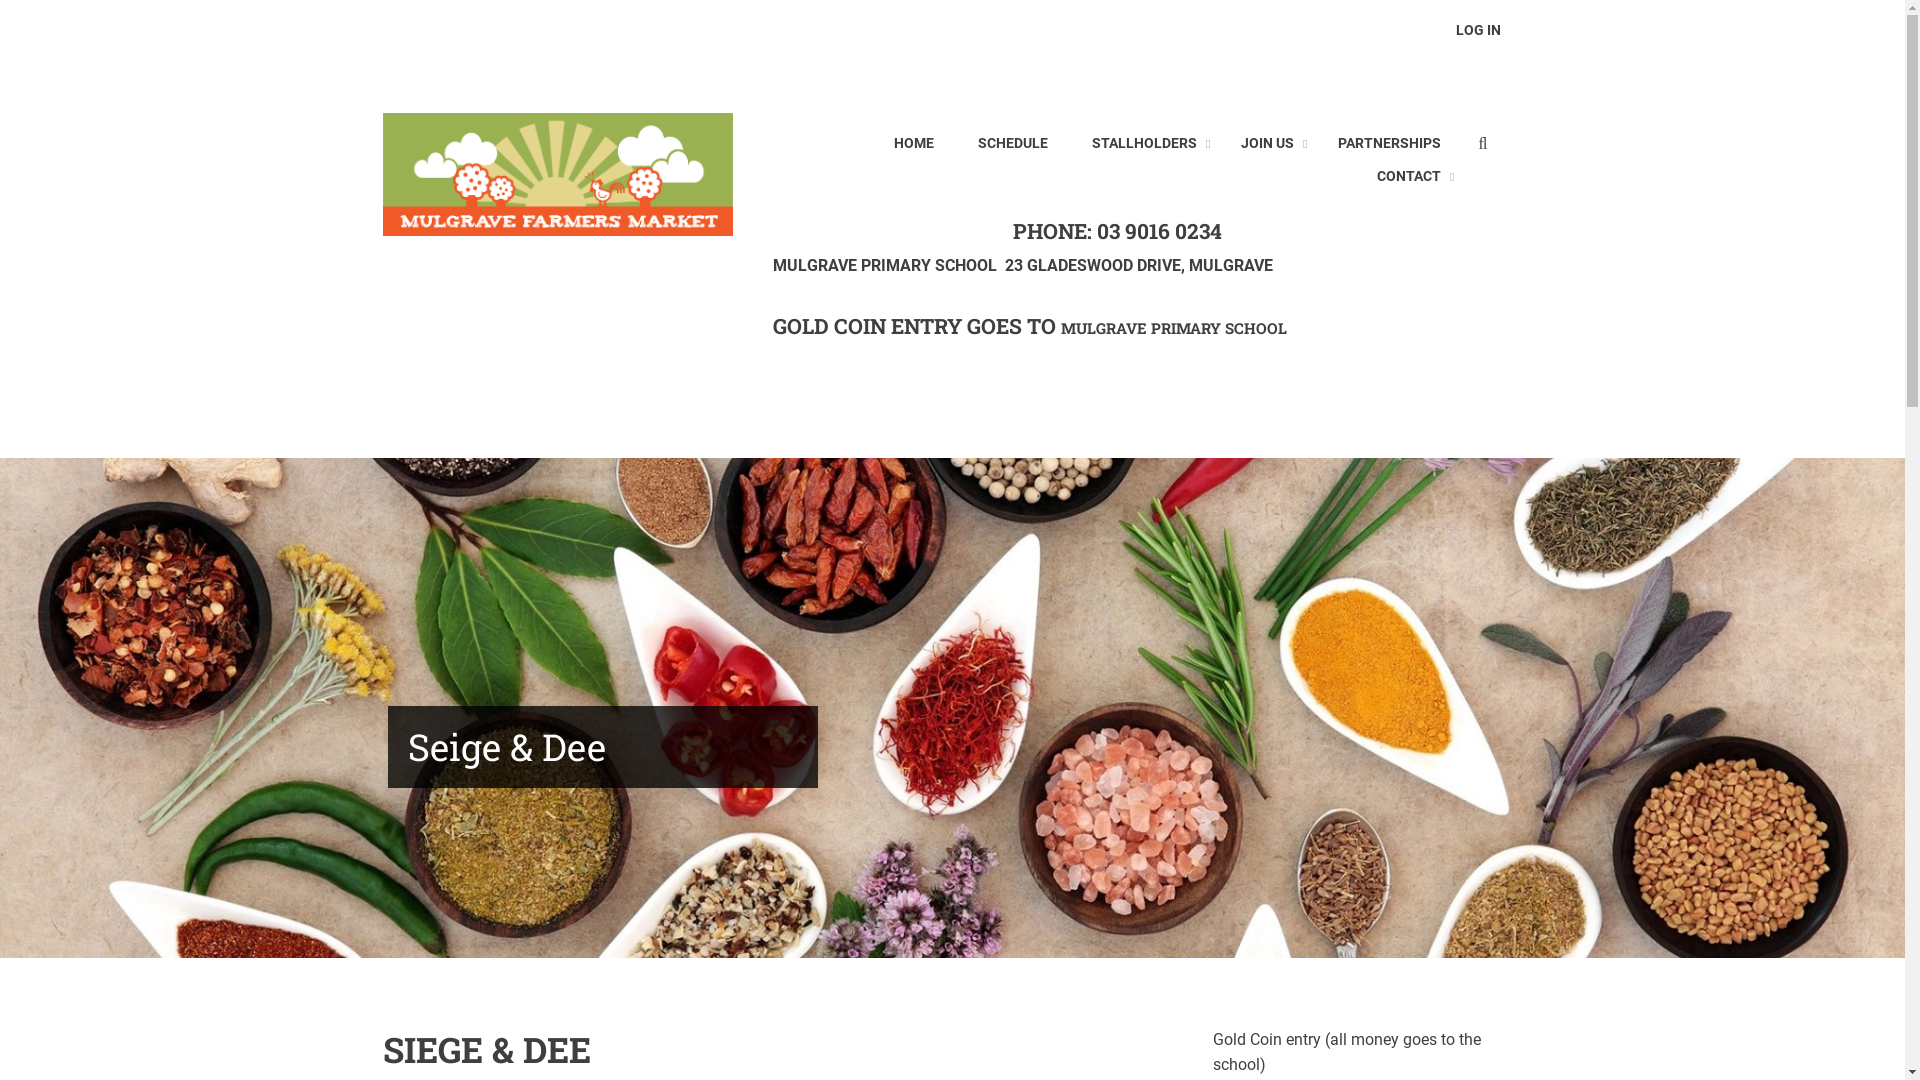 The width and height of the screenshot is (1920, 1080). Describe the element at coordinates (0, 0) in the screenshot. I see `'Skip to main content'` at that location.